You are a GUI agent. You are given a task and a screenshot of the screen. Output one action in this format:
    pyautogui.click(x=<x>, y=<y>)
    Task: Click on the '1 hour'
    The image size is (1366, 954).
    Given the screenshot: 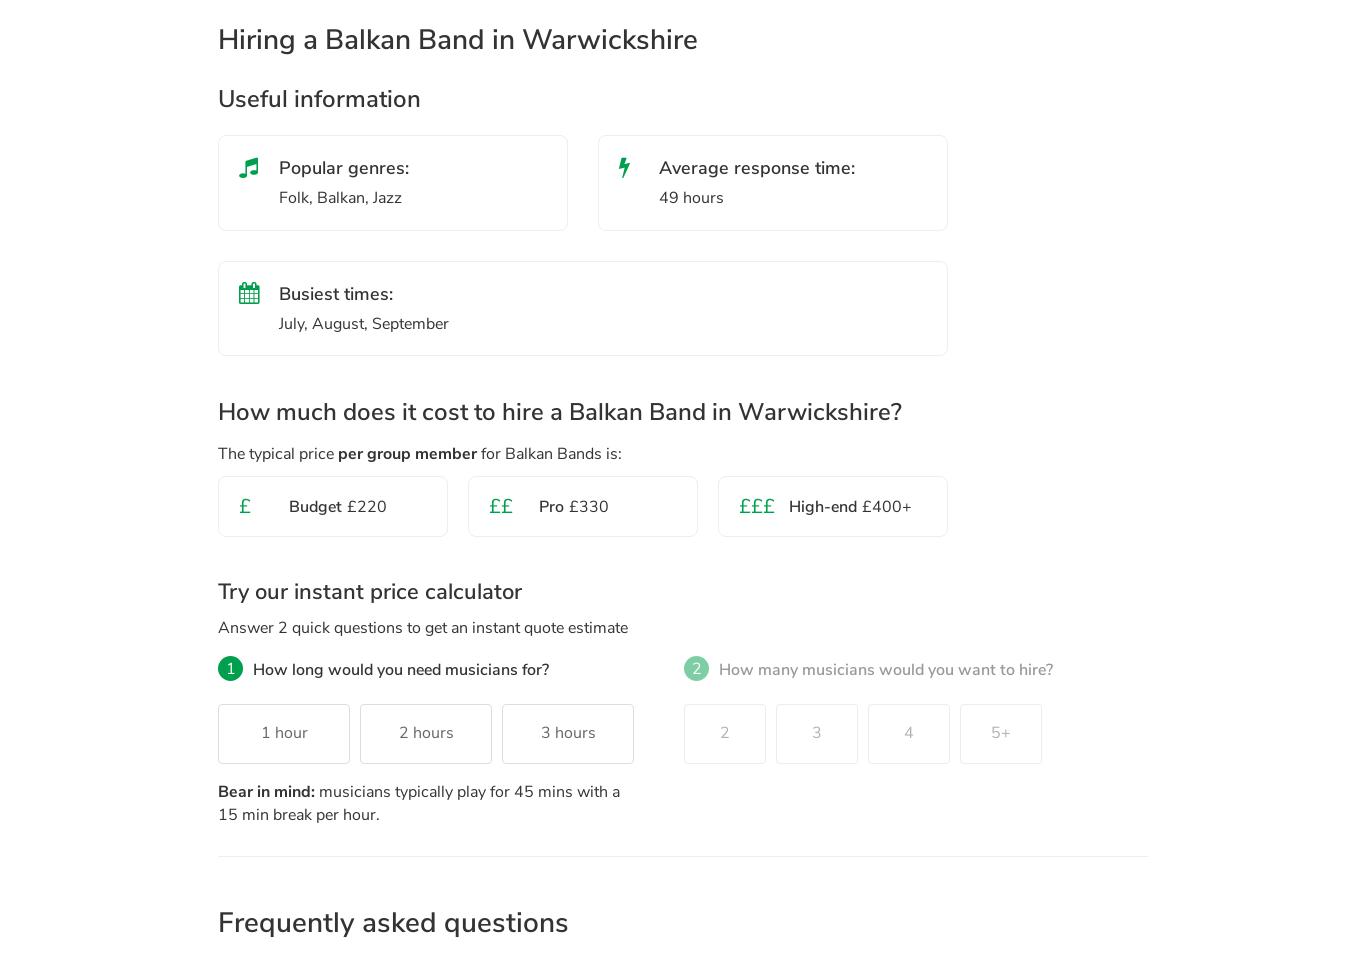 What is the action you would take?
    pyautogui.click(x=283, y=732)
    